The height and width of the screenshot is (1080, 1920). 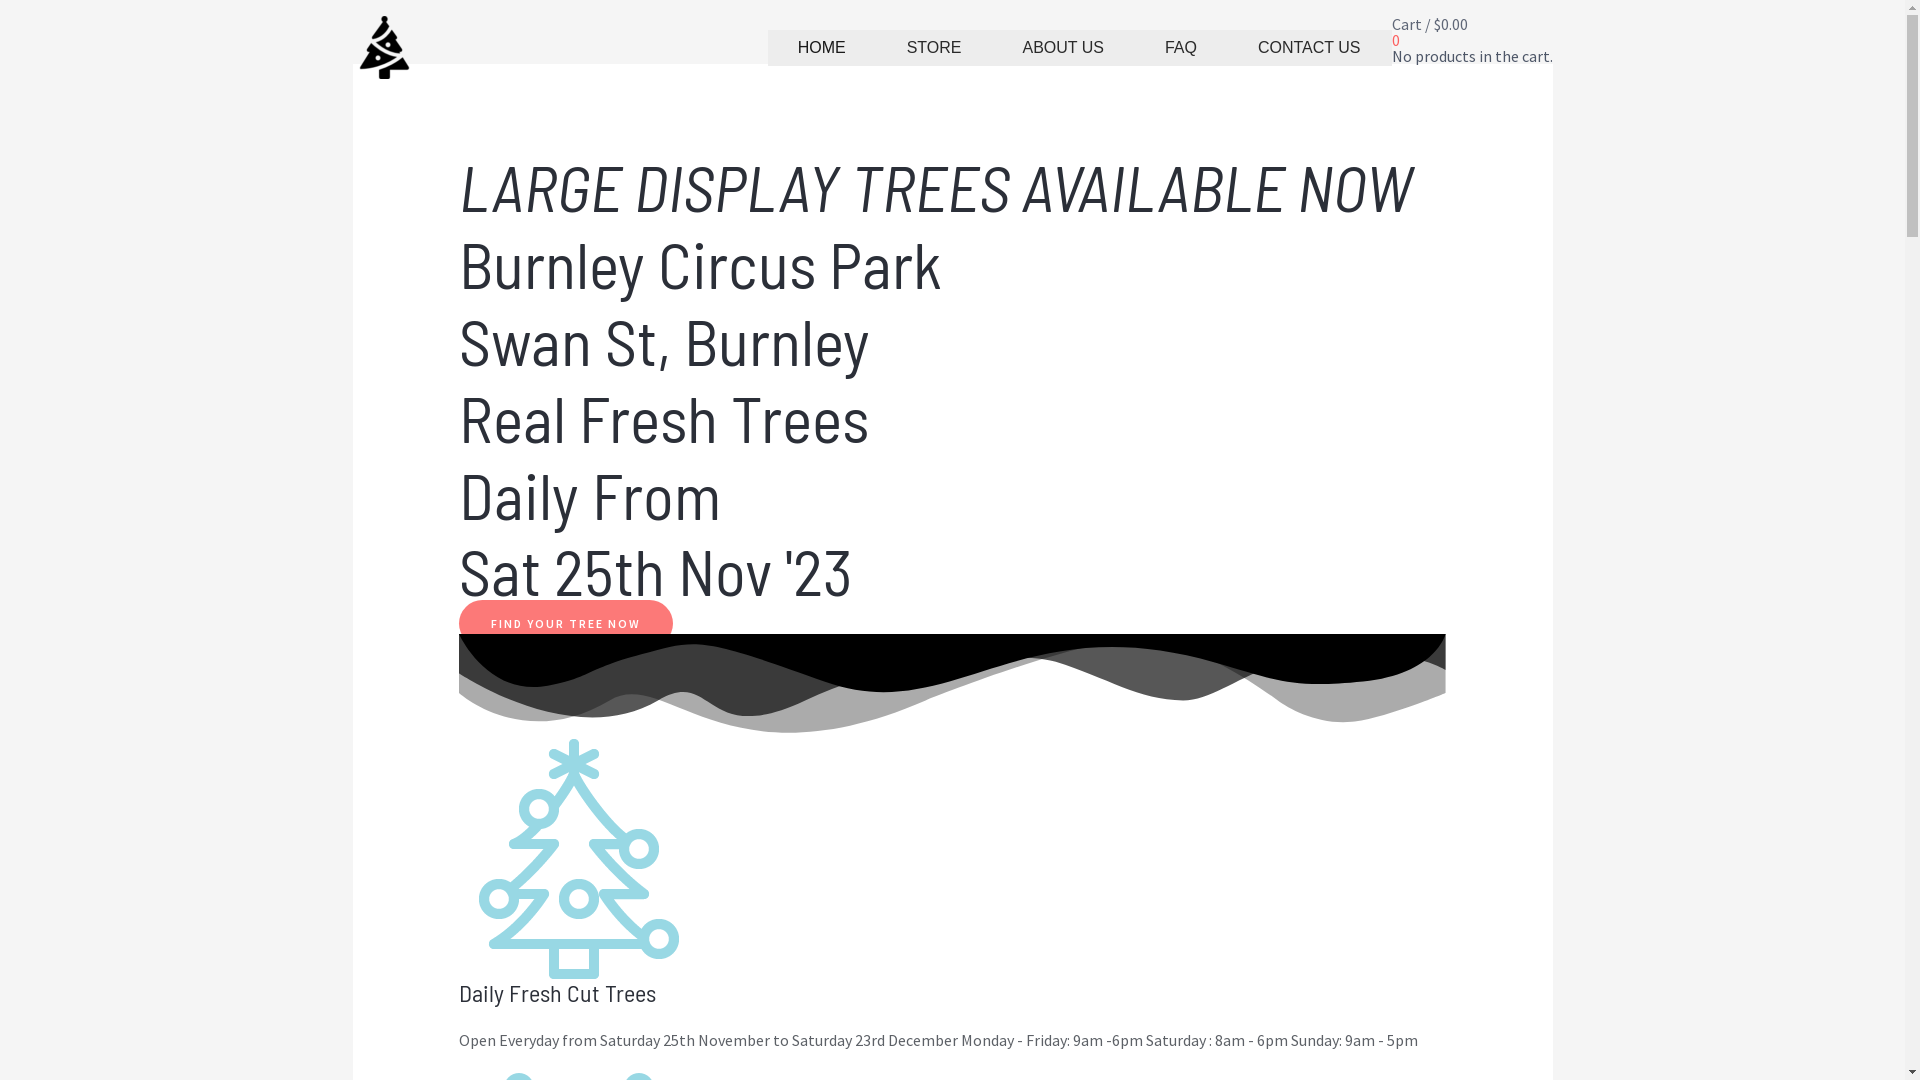 What do you see at coordinates (822, 46) in the screenshot?
I see `'HOME'` at bounding box center [822, 46].